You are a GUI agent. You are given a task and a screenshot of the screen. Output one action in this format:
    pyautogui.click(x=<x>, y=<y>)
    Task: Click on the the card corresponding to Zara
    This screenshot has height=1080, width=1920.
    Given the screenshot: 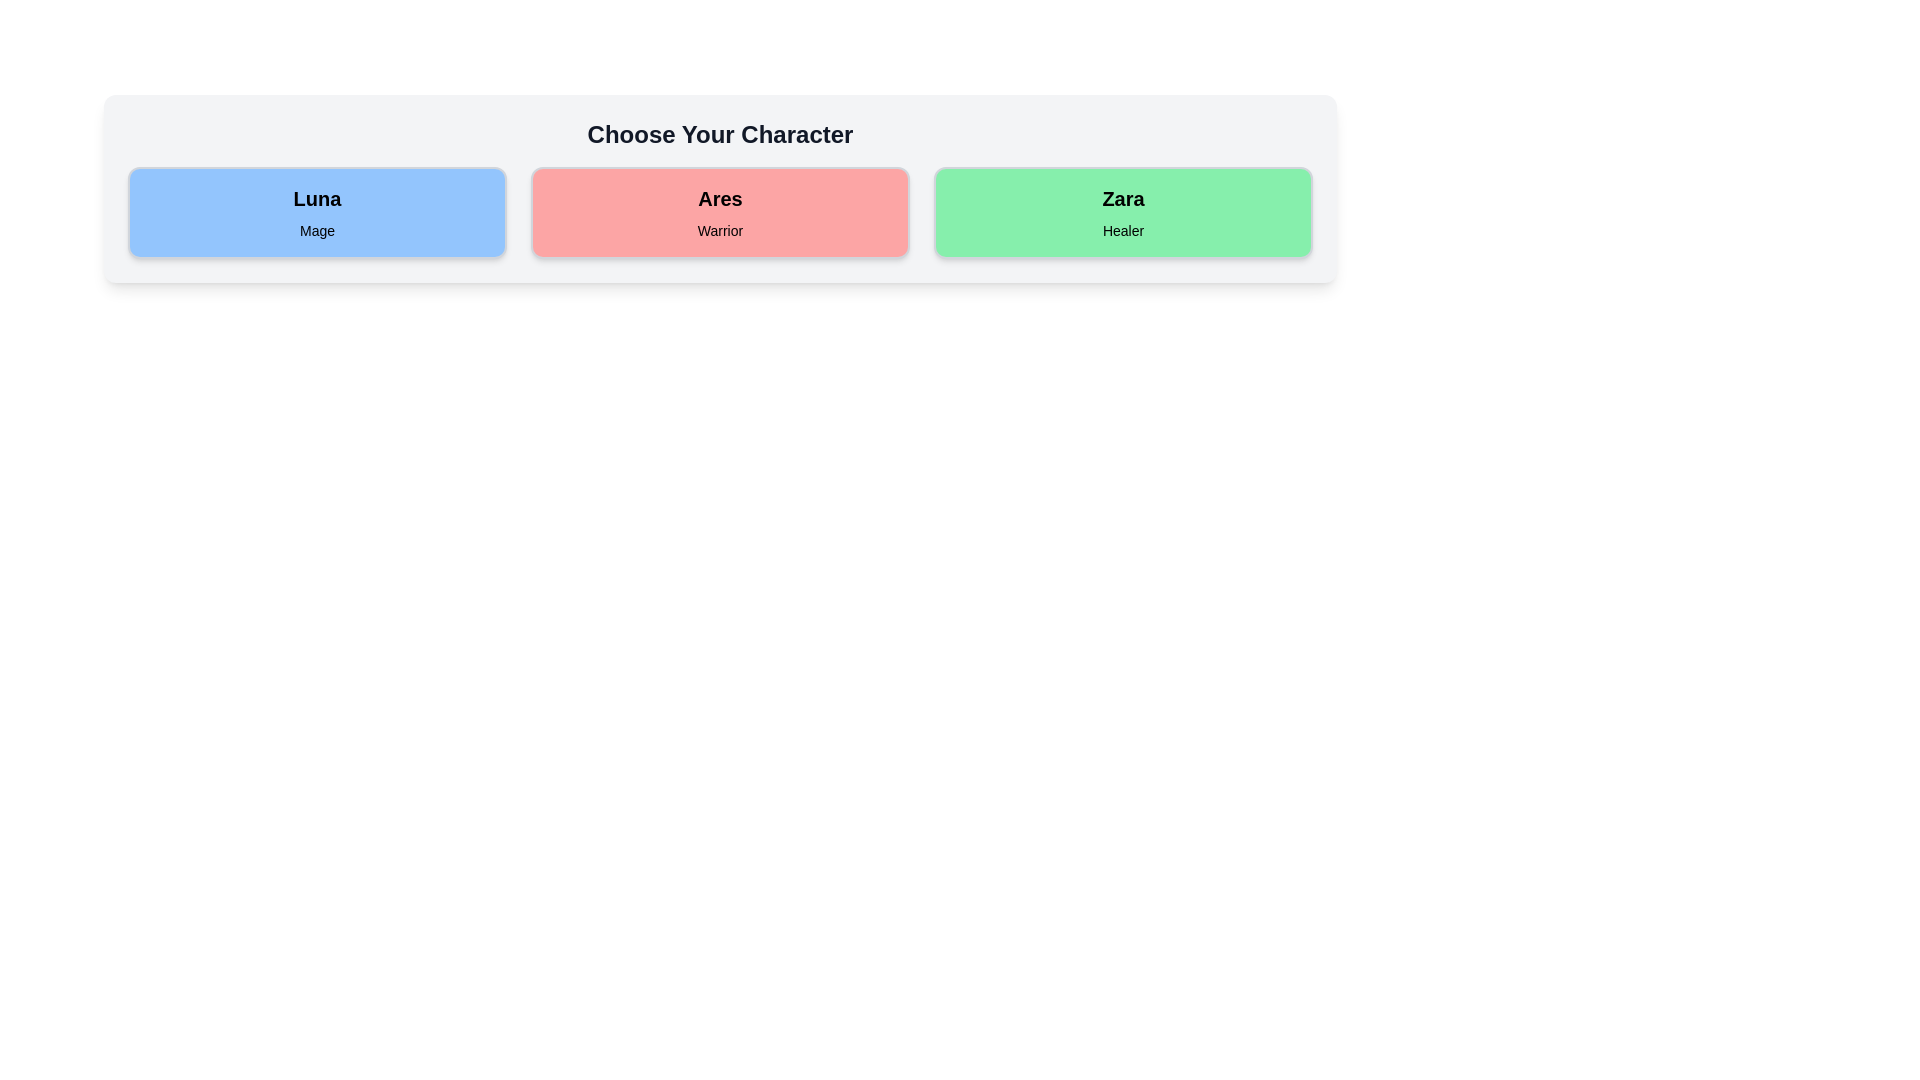 What is the action you would take?
    pyautogui.click(x=1123, y=212)
    